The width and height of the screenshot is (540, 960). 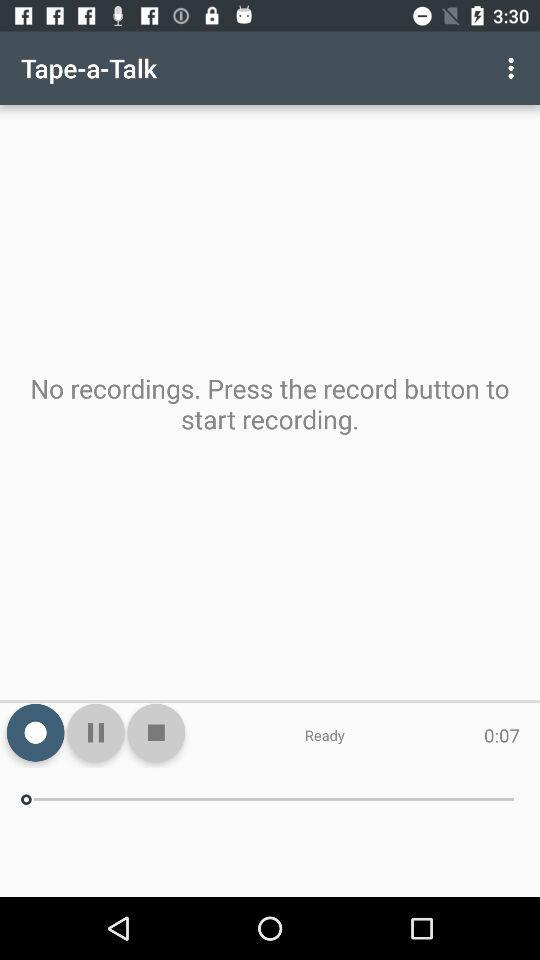 I want to click on icon next to ready item, so click(x=155, y=731).